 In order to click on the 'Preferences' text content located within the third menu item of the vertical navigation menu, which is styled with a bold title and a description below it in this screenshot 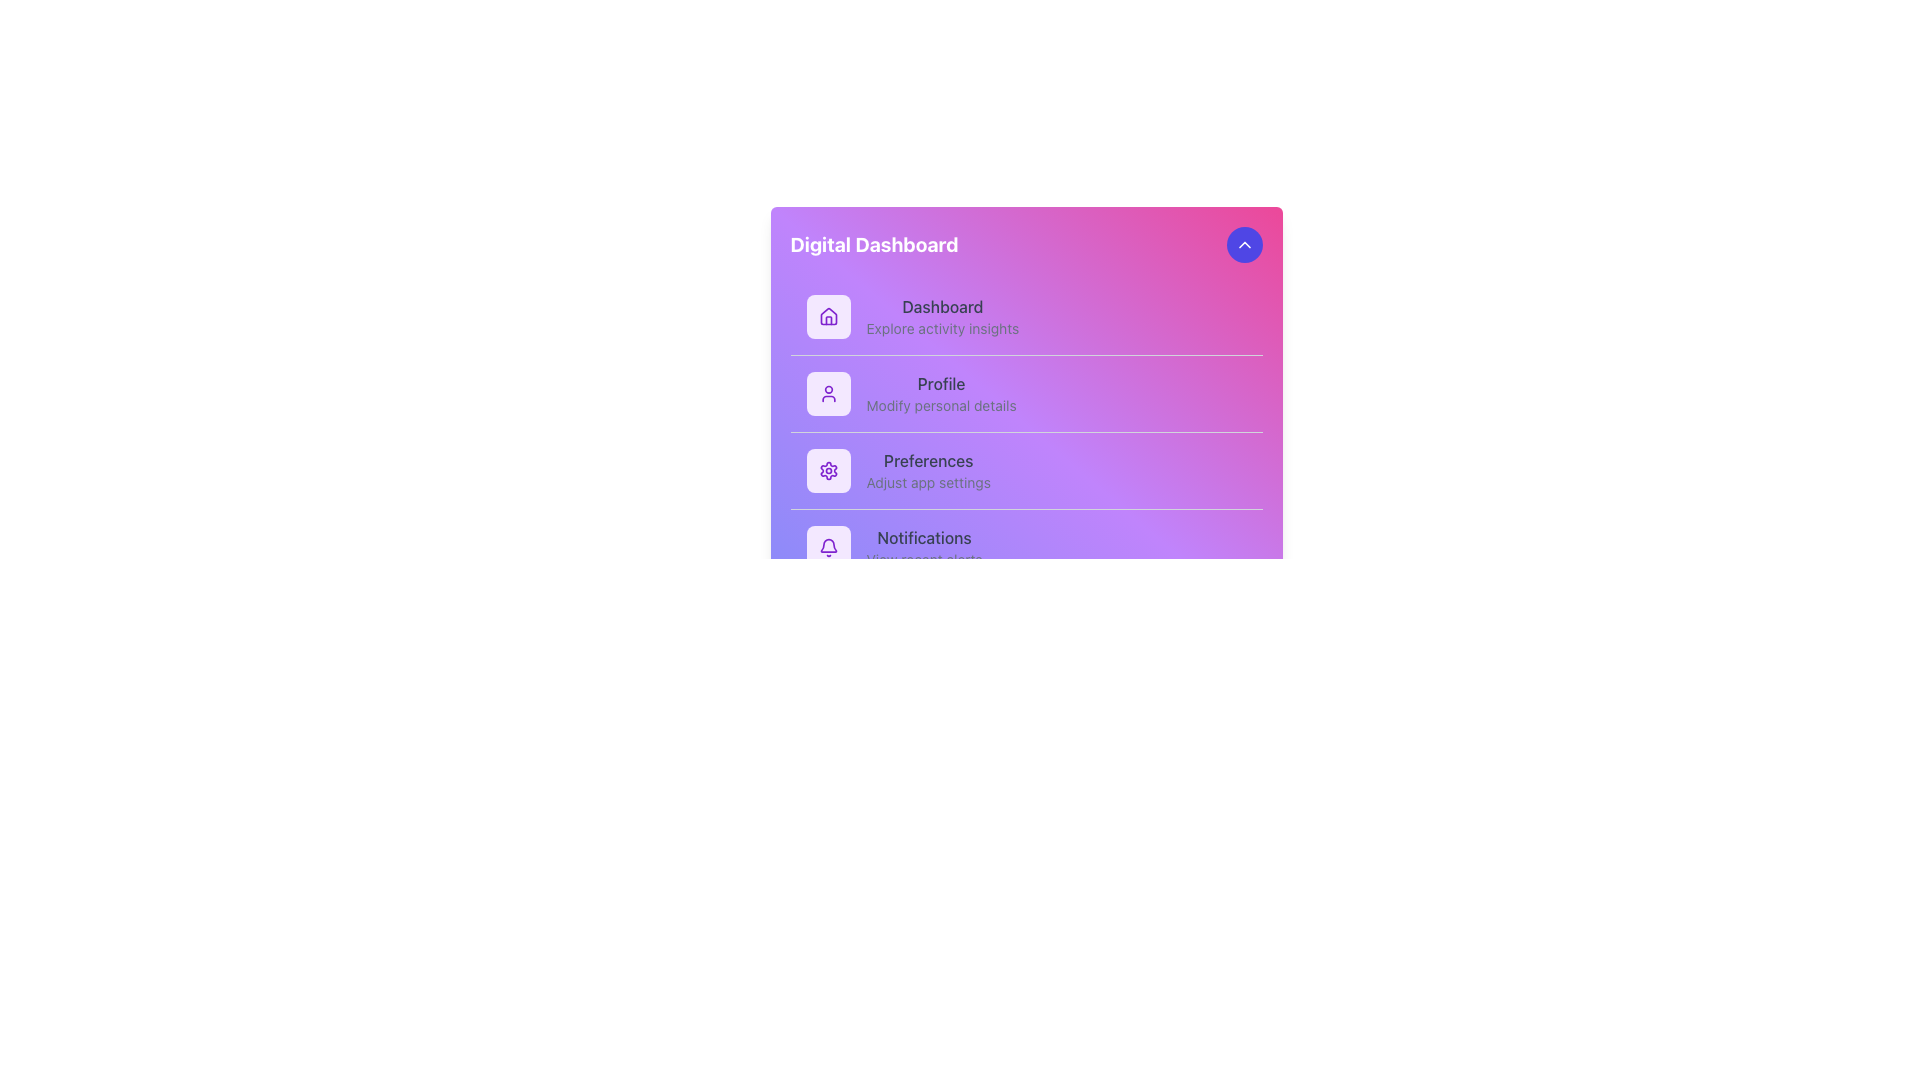, I will do `click(927, 470)`.